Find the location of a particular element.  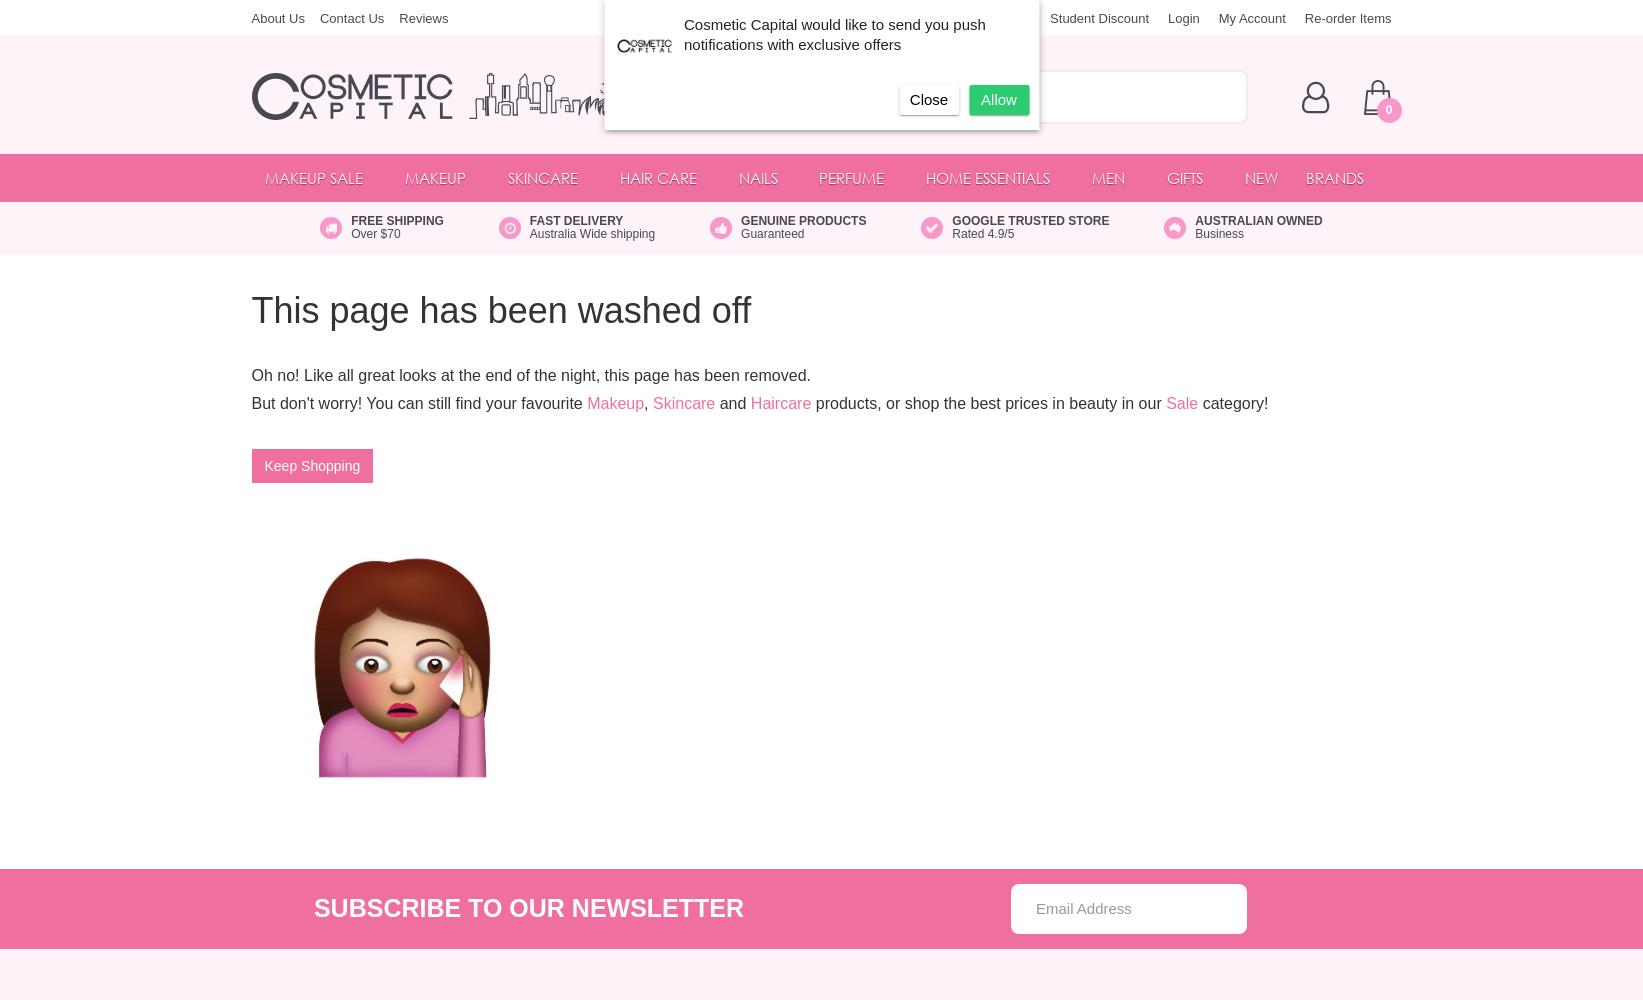

'0' is located at coordinates (1387, 108).